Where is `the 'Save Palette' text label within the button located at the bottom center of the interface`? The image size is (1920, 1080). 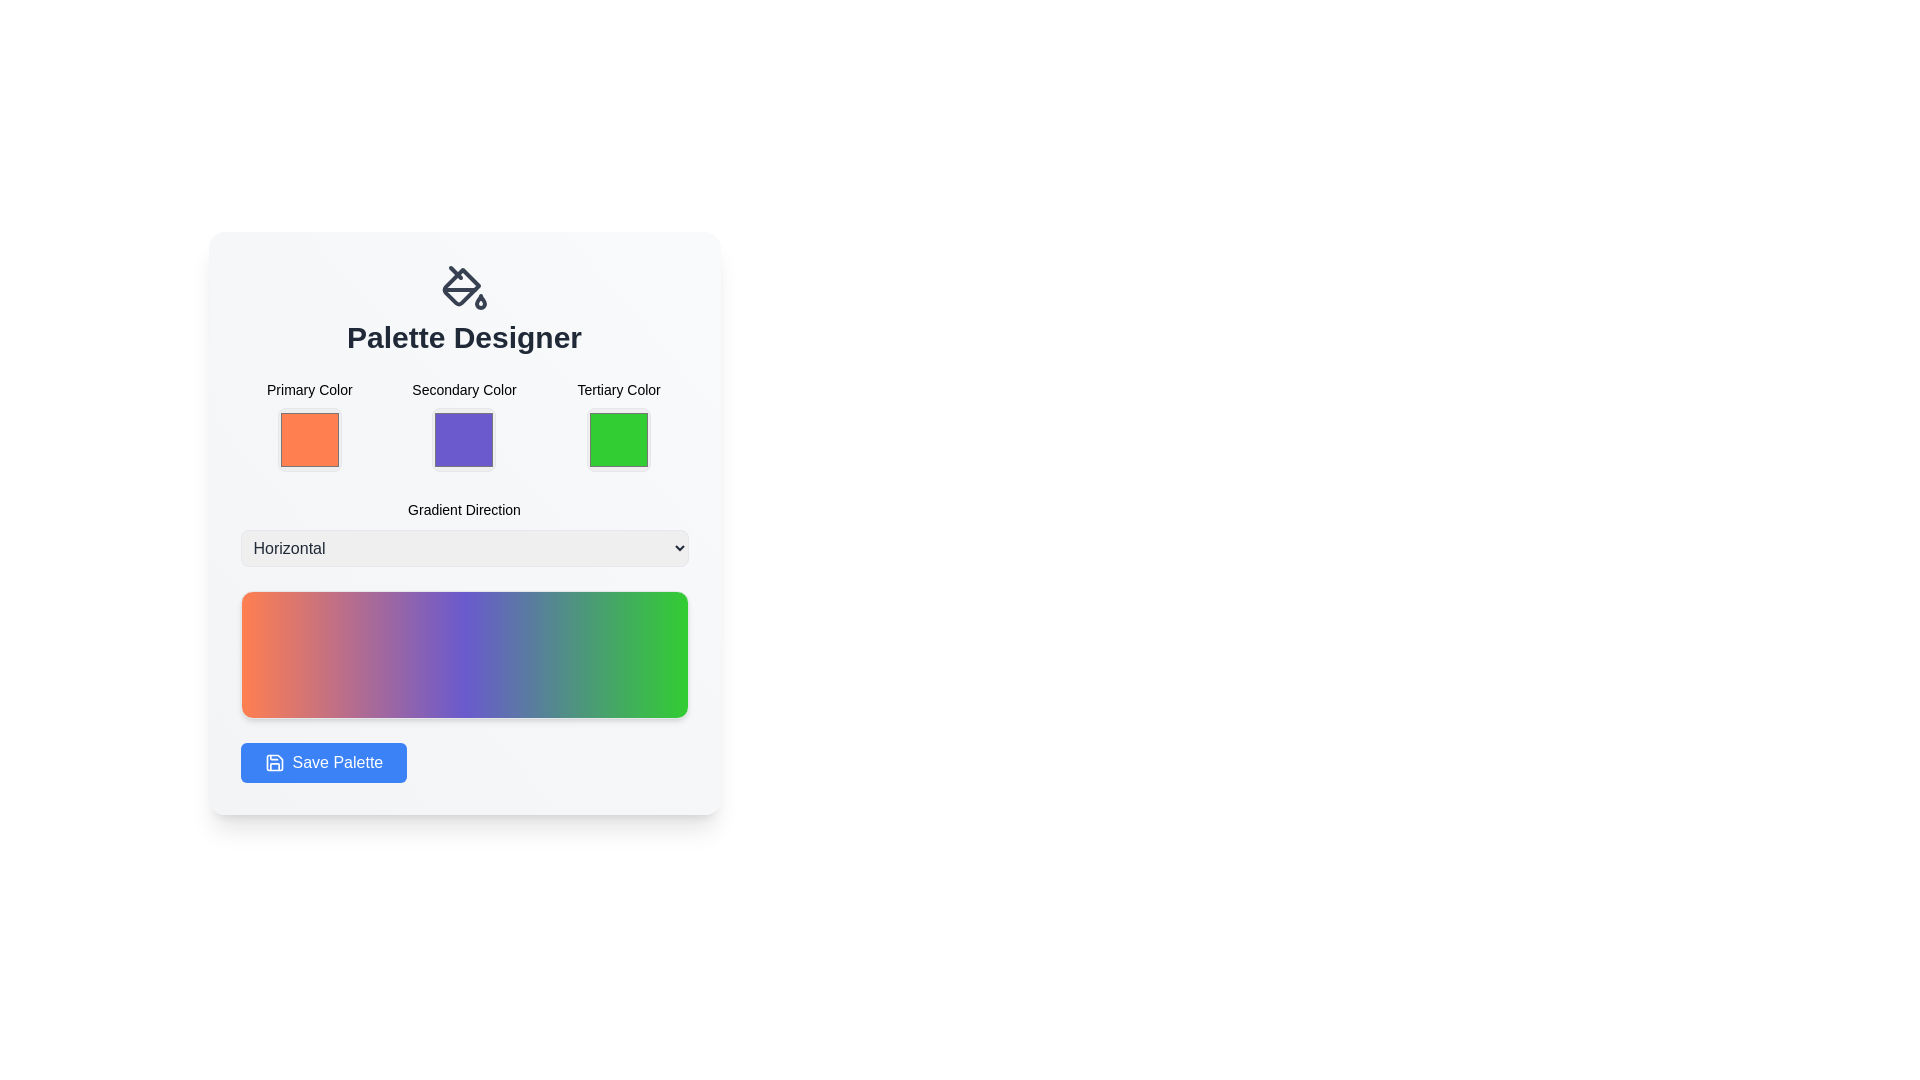
the 'Save Palette' text label within the button located at the bottom center of the interface is located at coordinates (337, 763).